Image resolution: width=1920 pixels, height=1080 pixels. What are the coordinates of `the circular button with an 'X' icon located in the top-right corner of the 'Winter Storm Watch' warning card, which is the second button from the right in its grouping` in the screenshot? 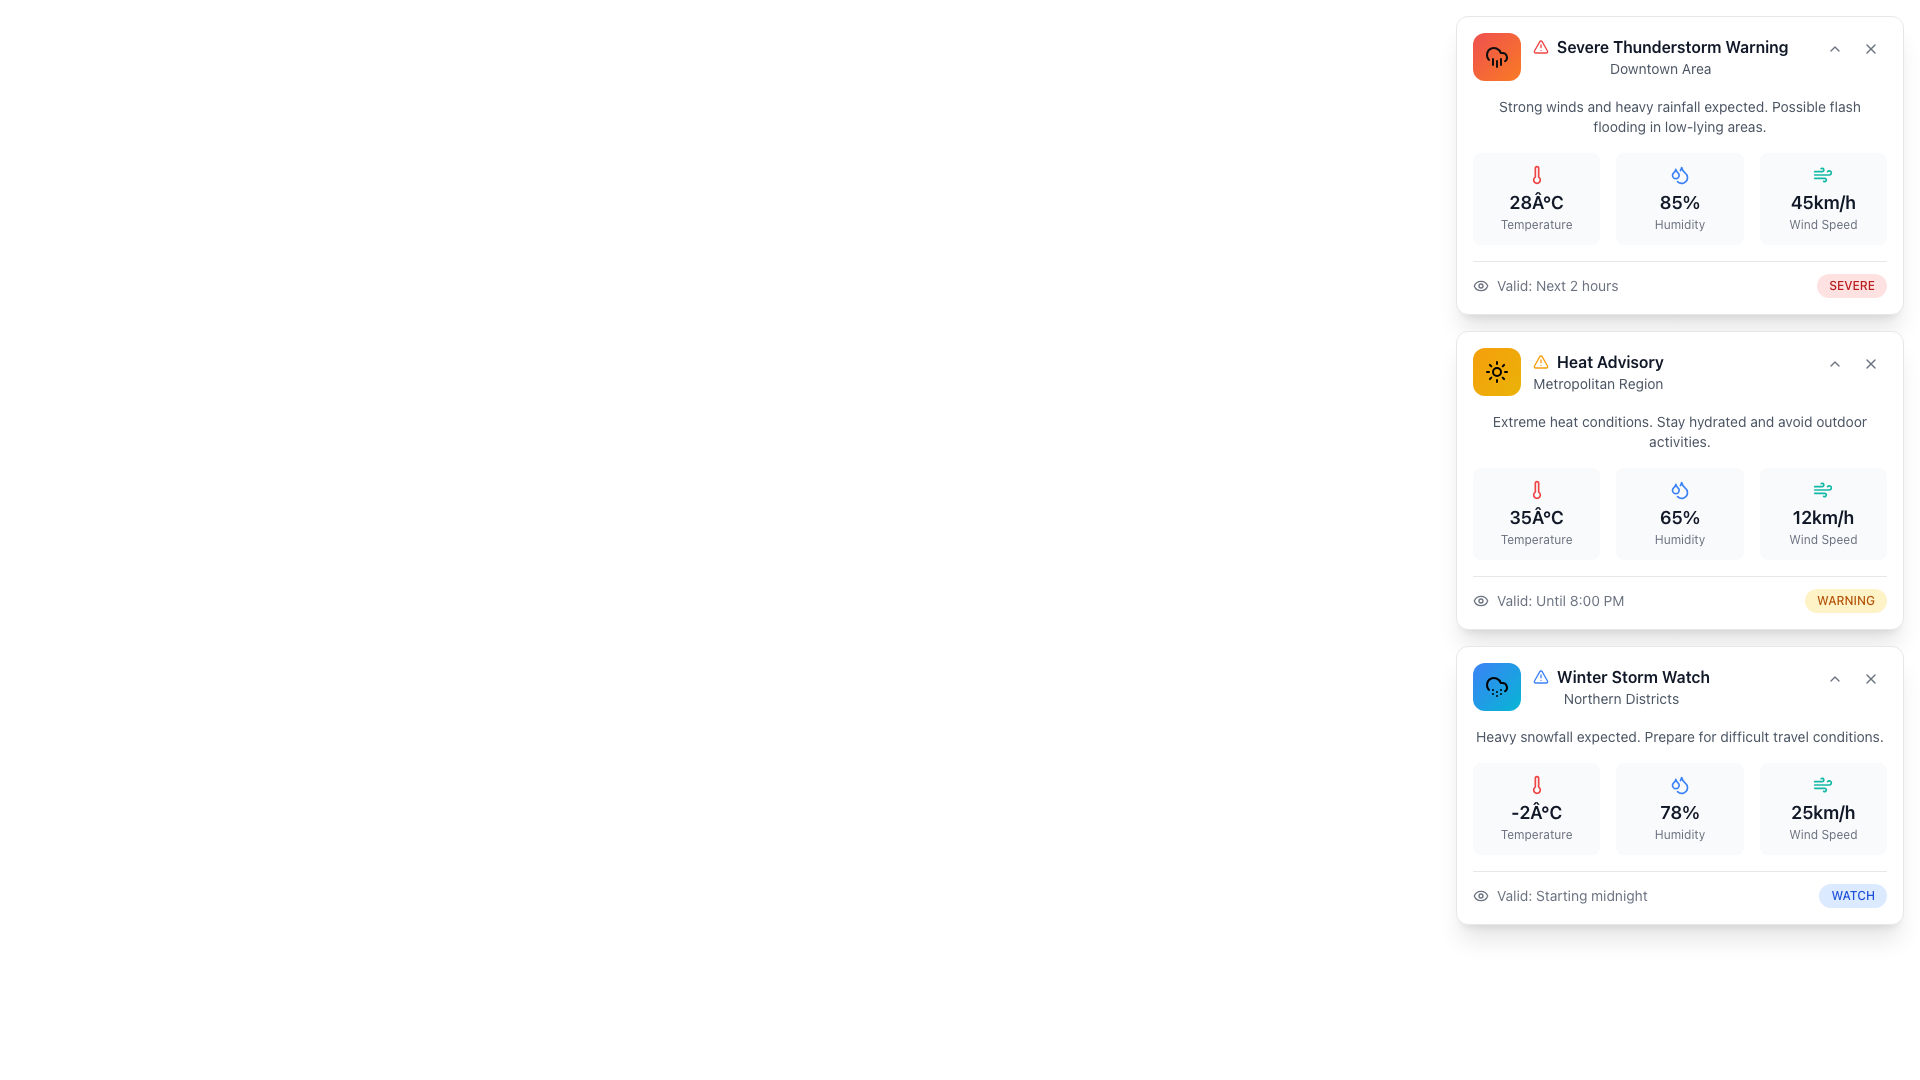 It's located at (1870, 677).